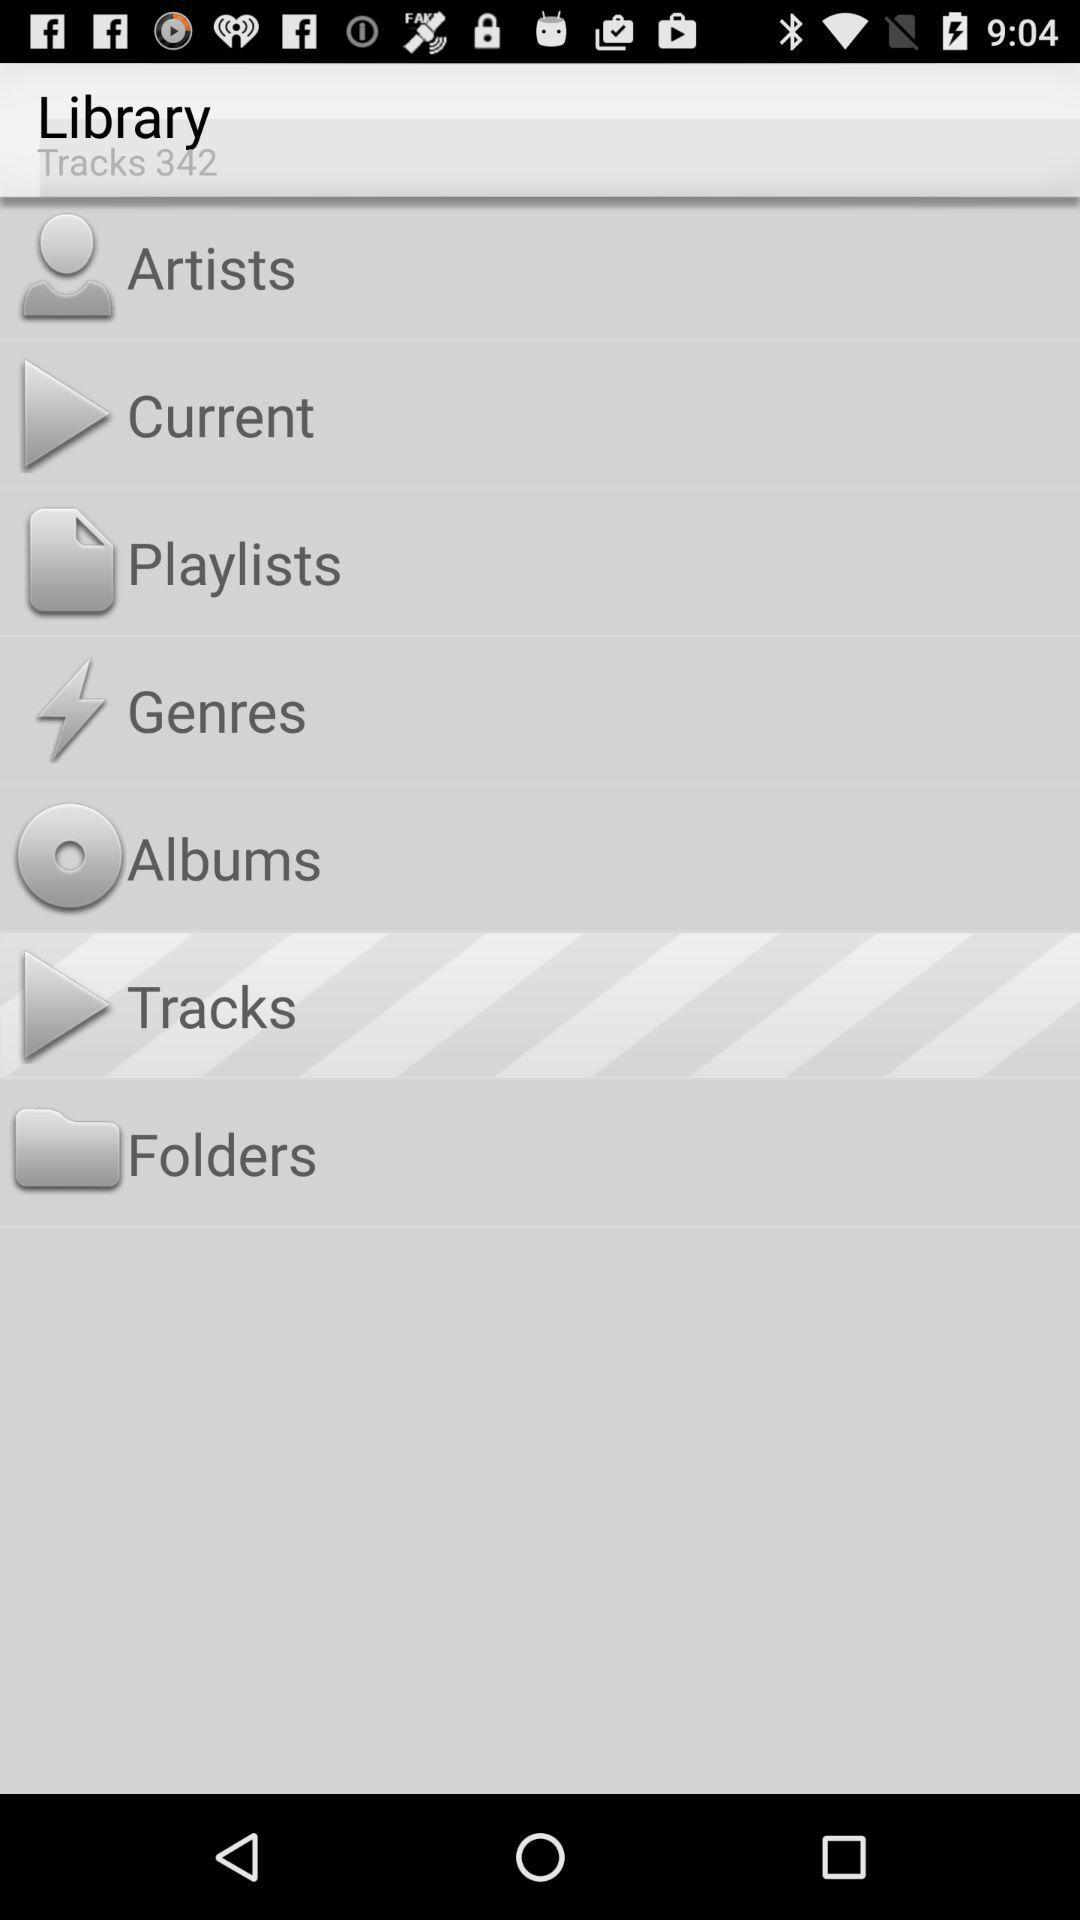  I want to click on genres item, so click(598, 709).